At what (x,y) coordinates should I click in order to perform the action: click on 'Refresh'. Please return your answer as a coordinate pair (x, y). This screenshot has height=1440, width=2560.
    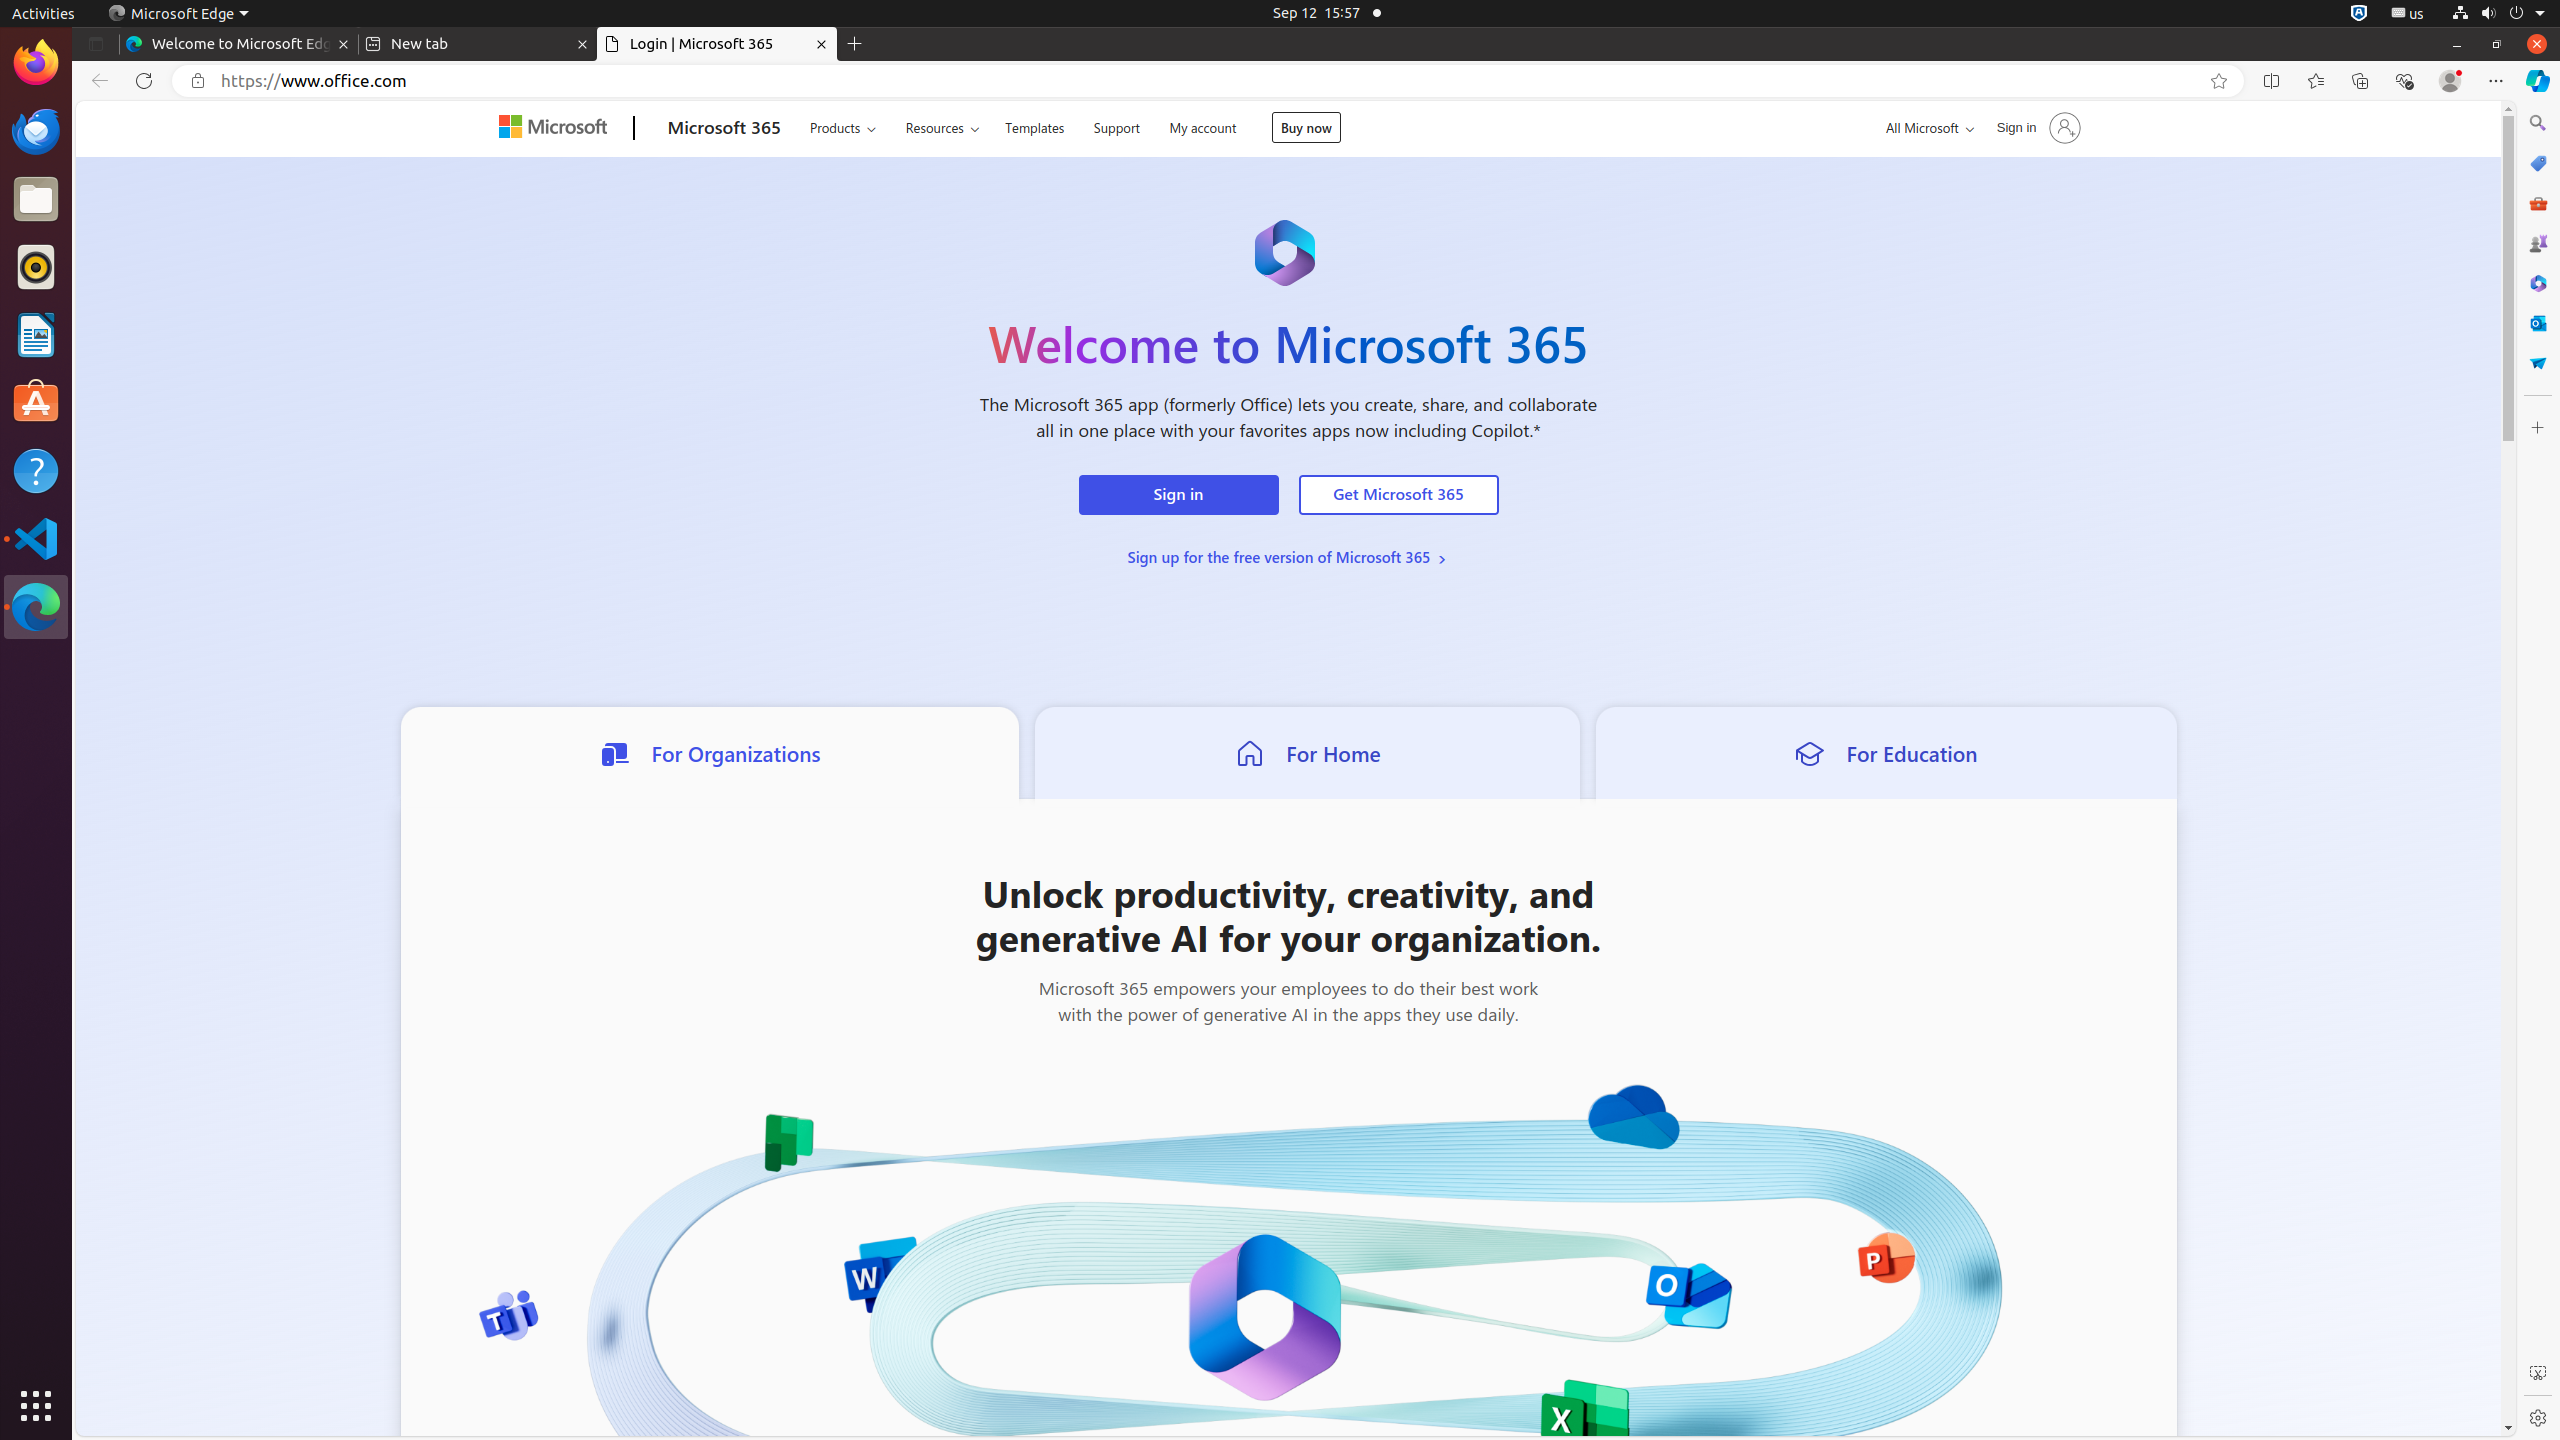
    Looking at the image, I should click on (142, 80).